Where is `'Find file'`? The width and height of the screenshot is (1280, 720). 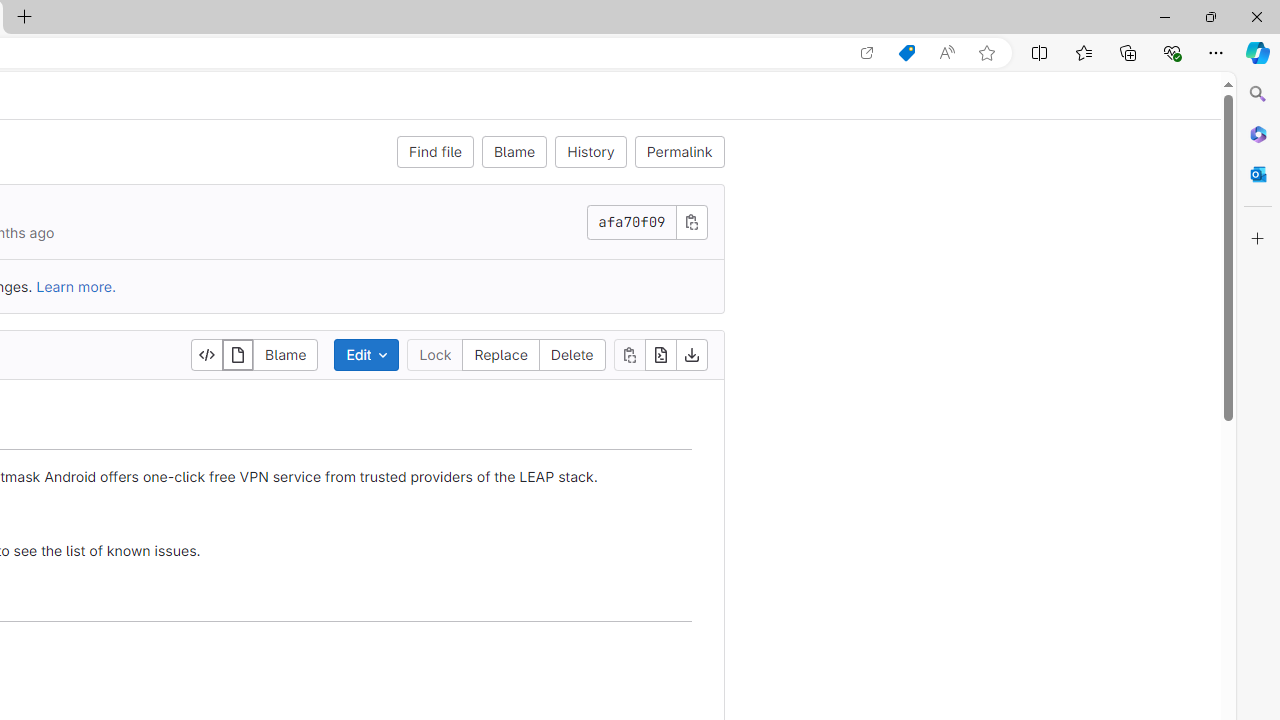
'Find file' is located at coordinates (434, 150).